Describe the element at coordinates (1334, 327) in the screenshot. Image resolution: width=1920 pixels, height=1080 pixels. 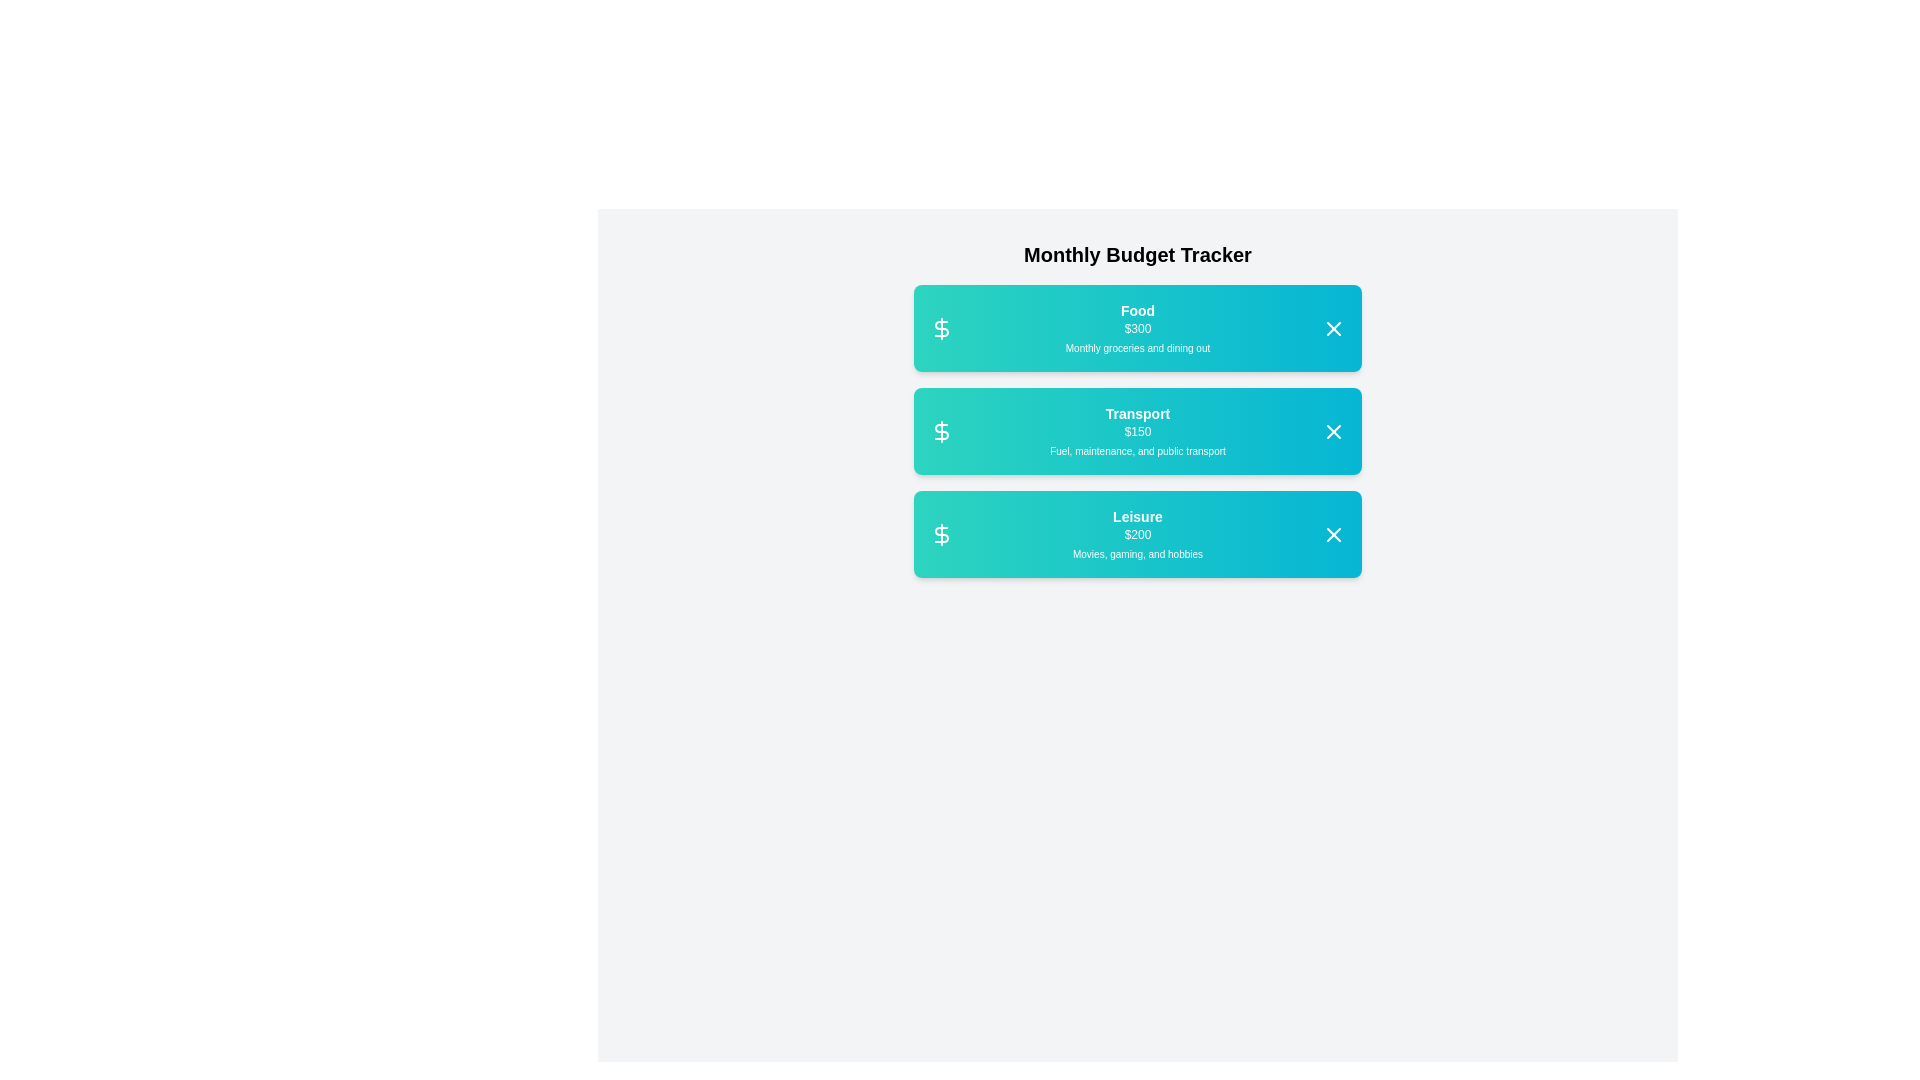
I see `close button for the category Food` at that location.